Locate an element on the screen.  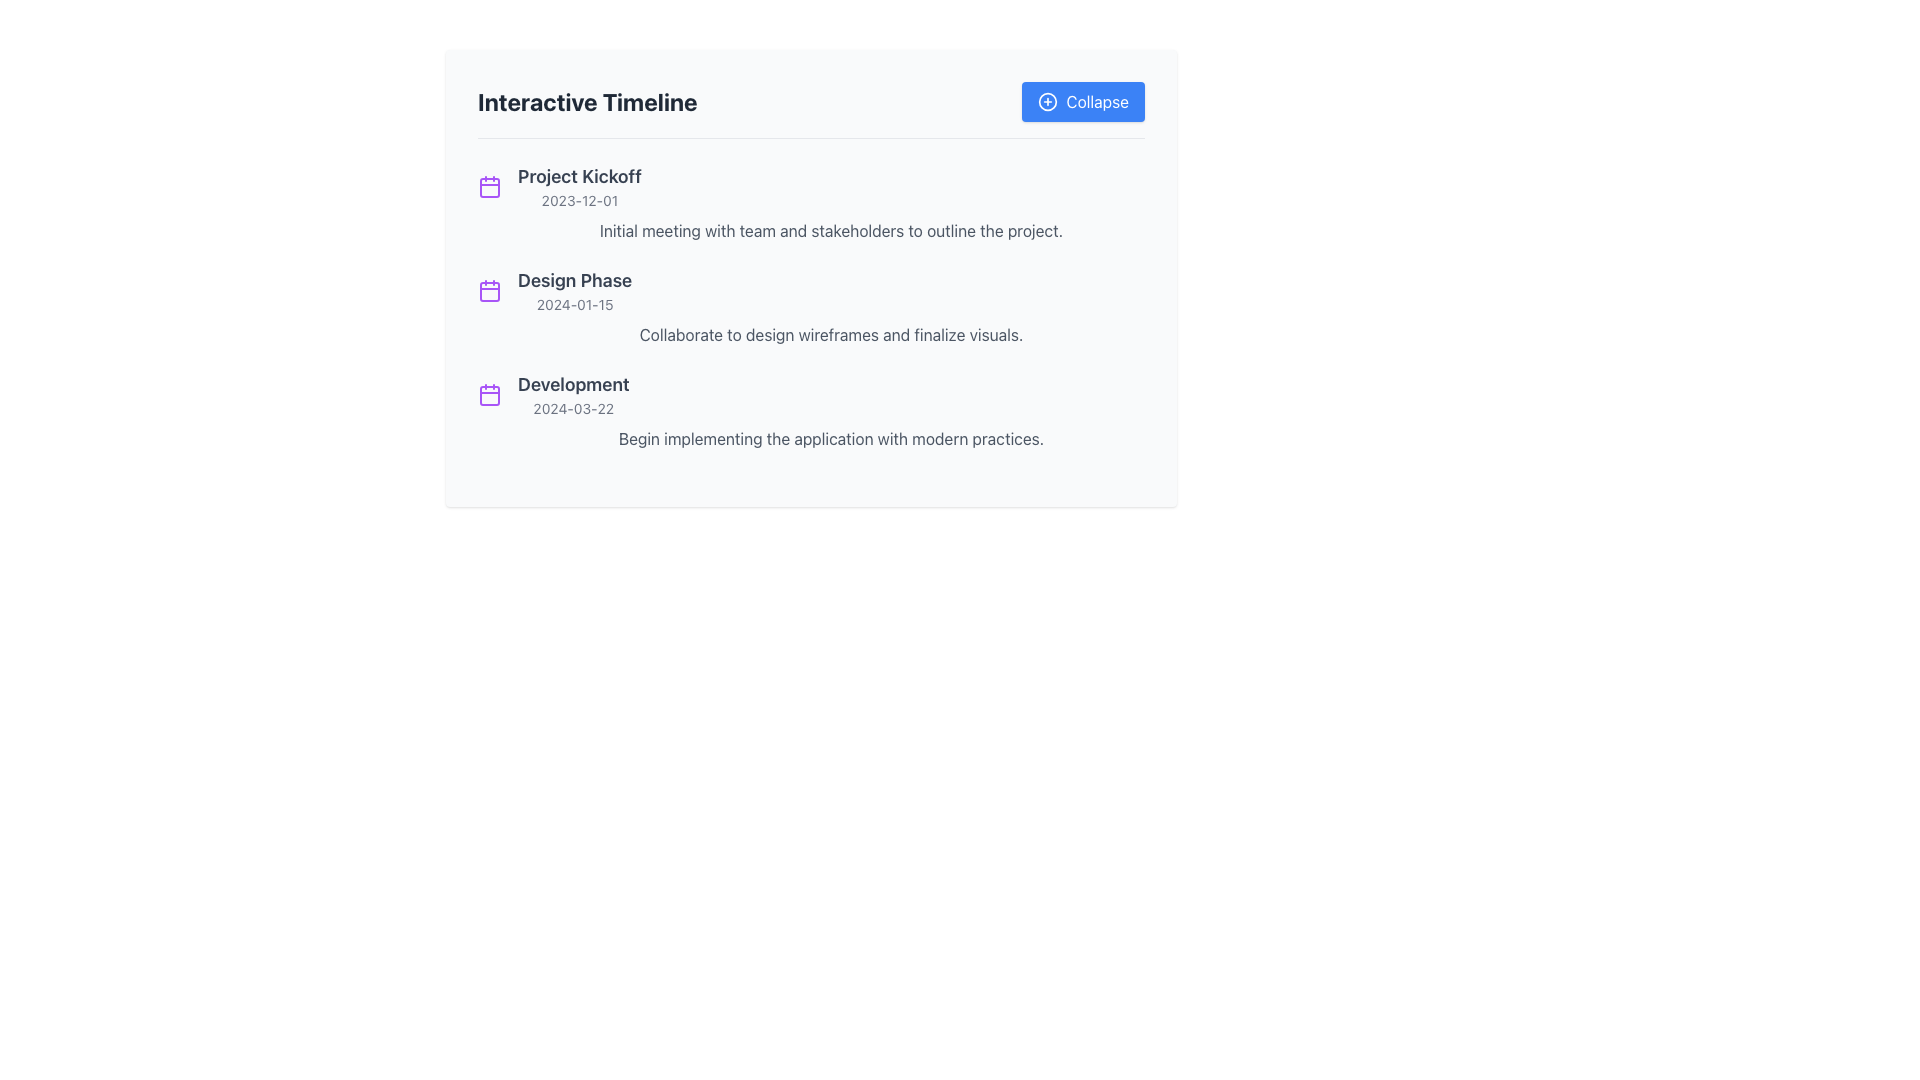
the 'Design Phase' timeline event block, which is the second item is located at coordinates (811, 290).